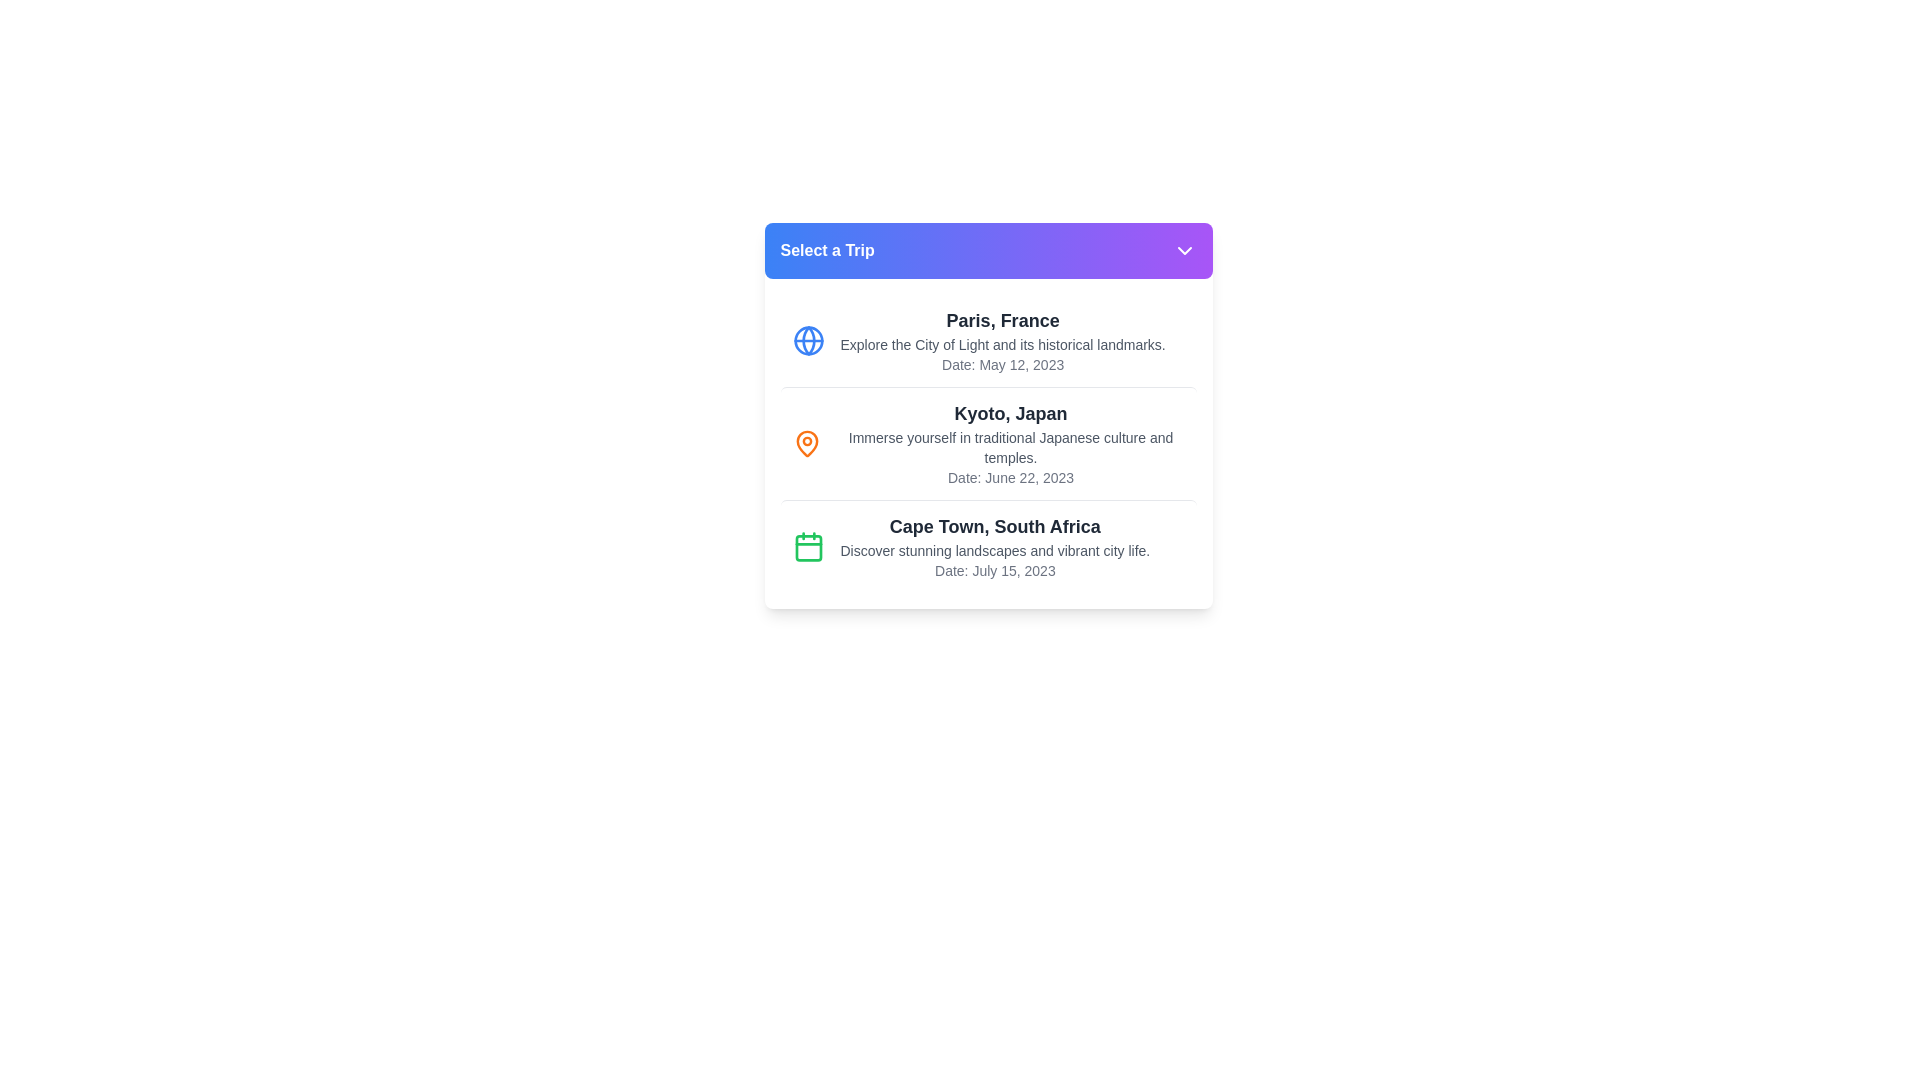 The height and width of the screenshot is (1080, 1920). Describe the element at coordinates (806, 442) in the screenshot. I see `the orange map pin icon, which is part of the 'Kyoto, Japan' trip option in the dropdown, positioned to the left of the descriptive text` at that location.